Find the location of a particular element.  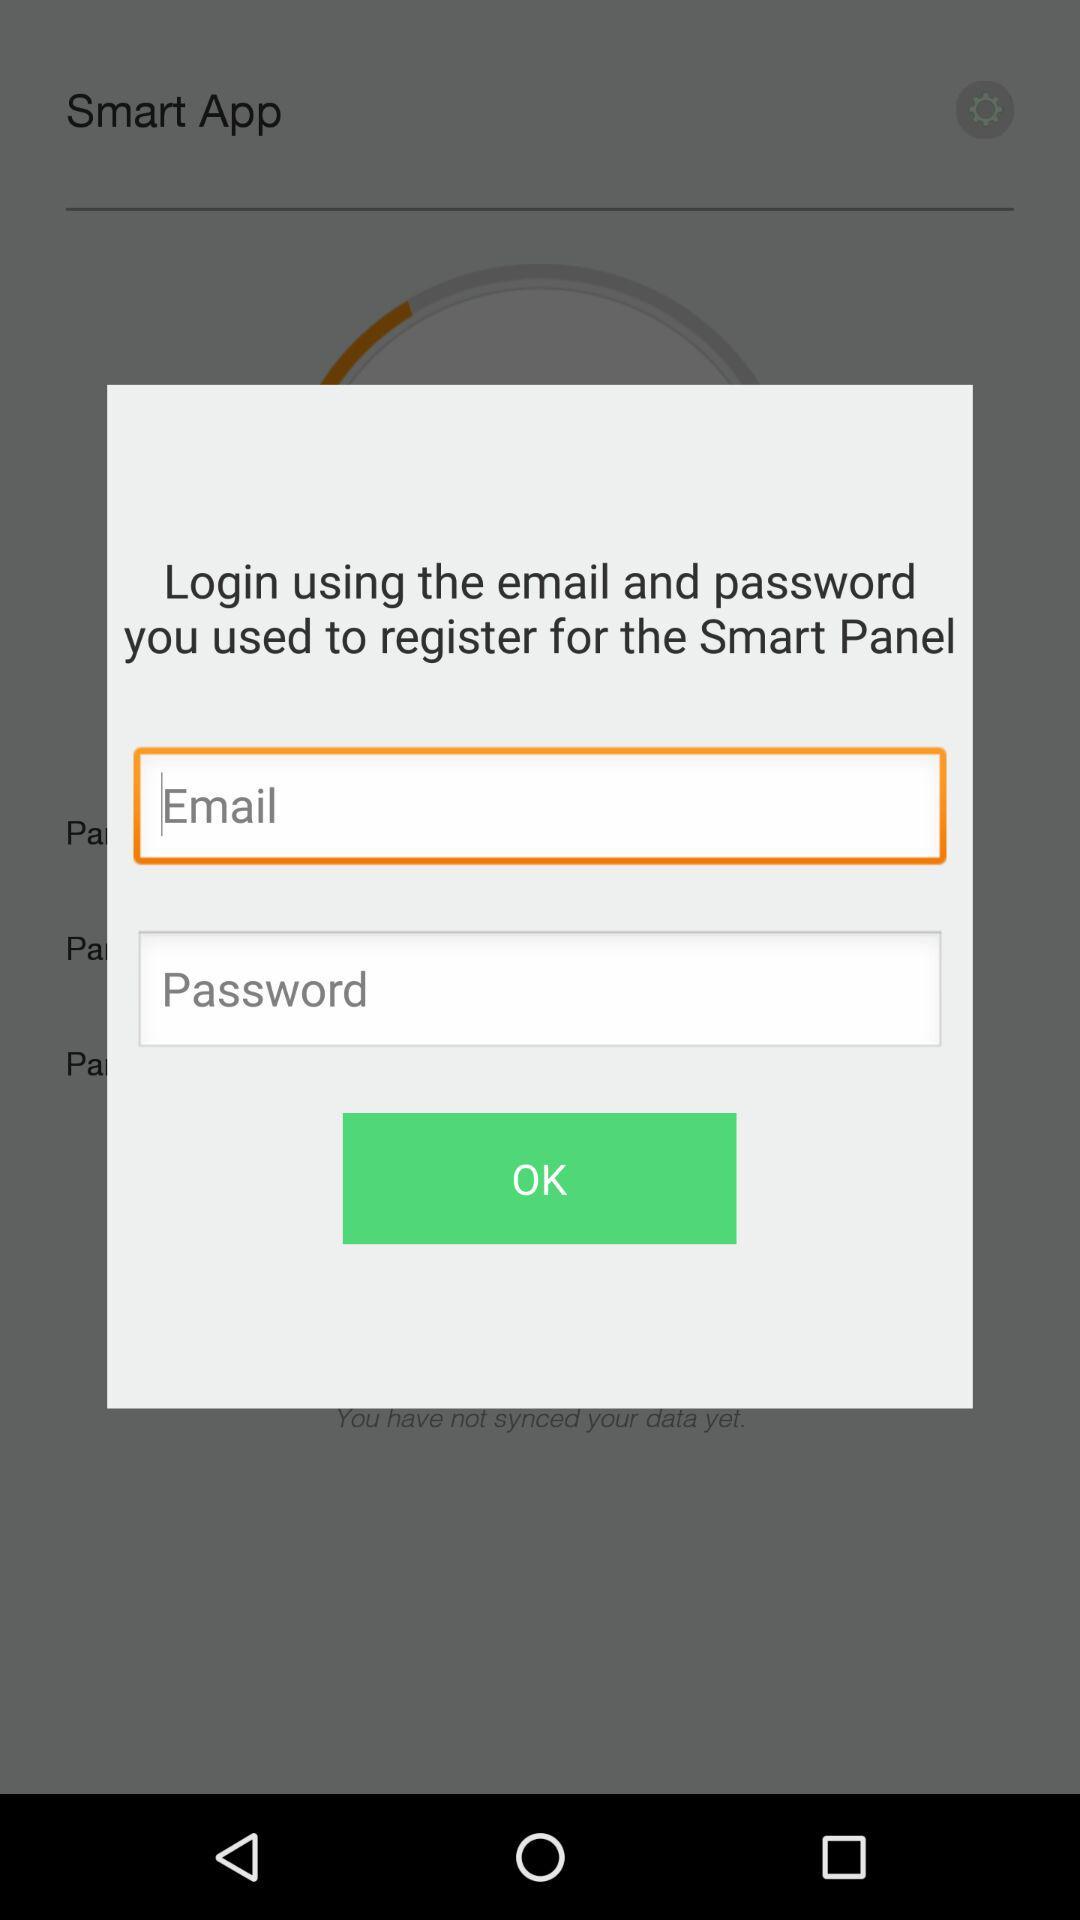

the icon below login using the is located at coordinates (540, 811).